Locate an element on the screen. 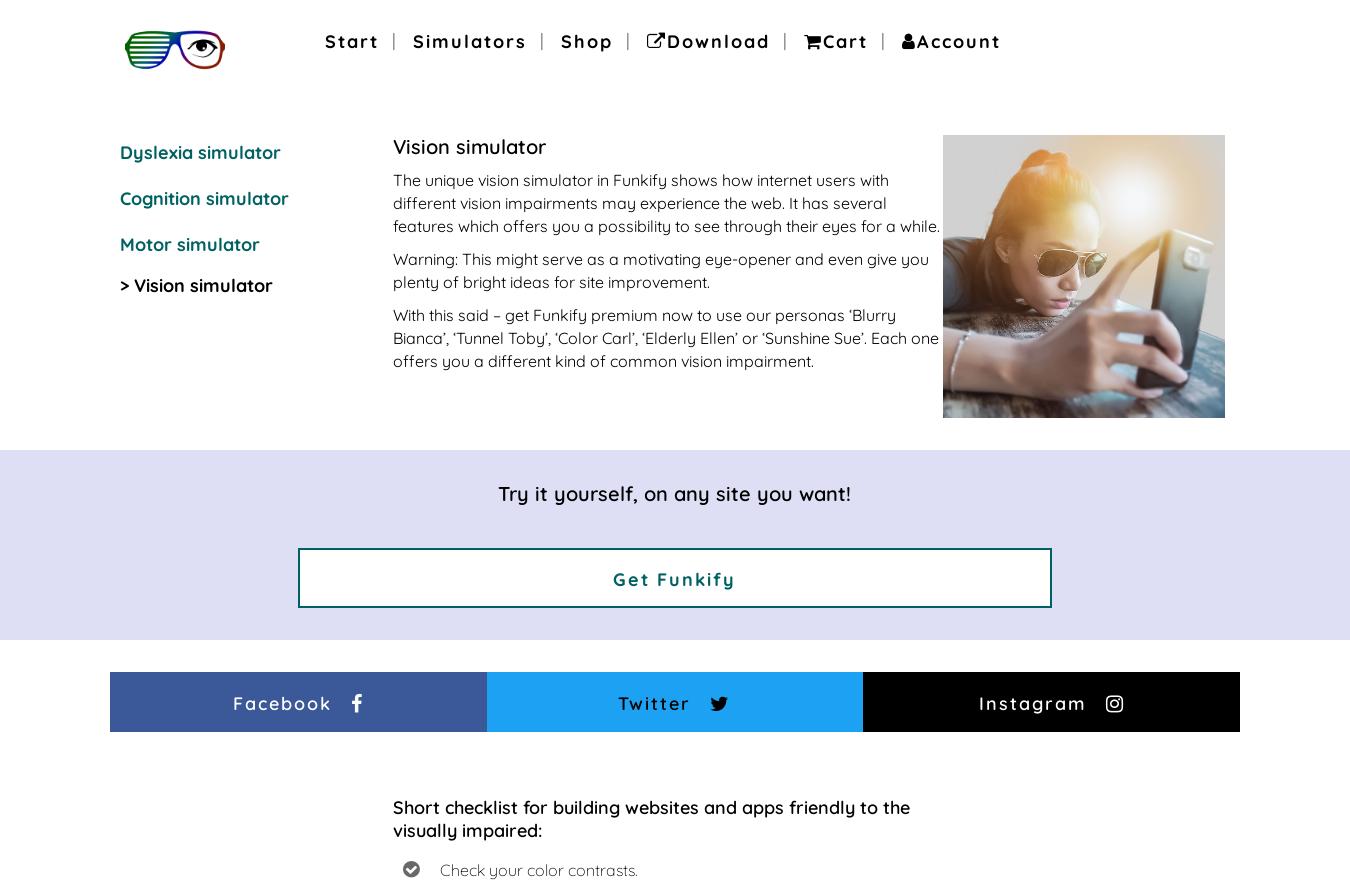 This screenshot has height=880, width=1350. 'Dyslexia simulator' is located at coordinates (200, 151).